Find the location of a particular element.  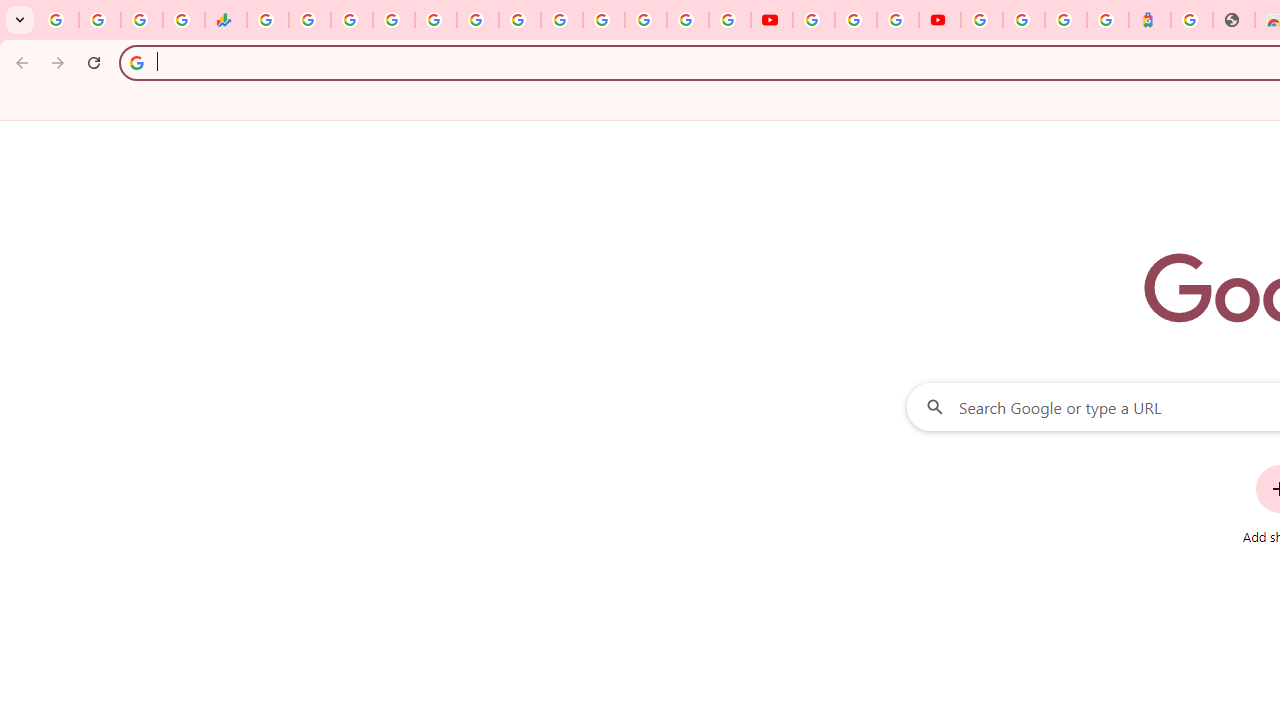

'Sign in - Google Accounts' is located at coordinates (982, 20).